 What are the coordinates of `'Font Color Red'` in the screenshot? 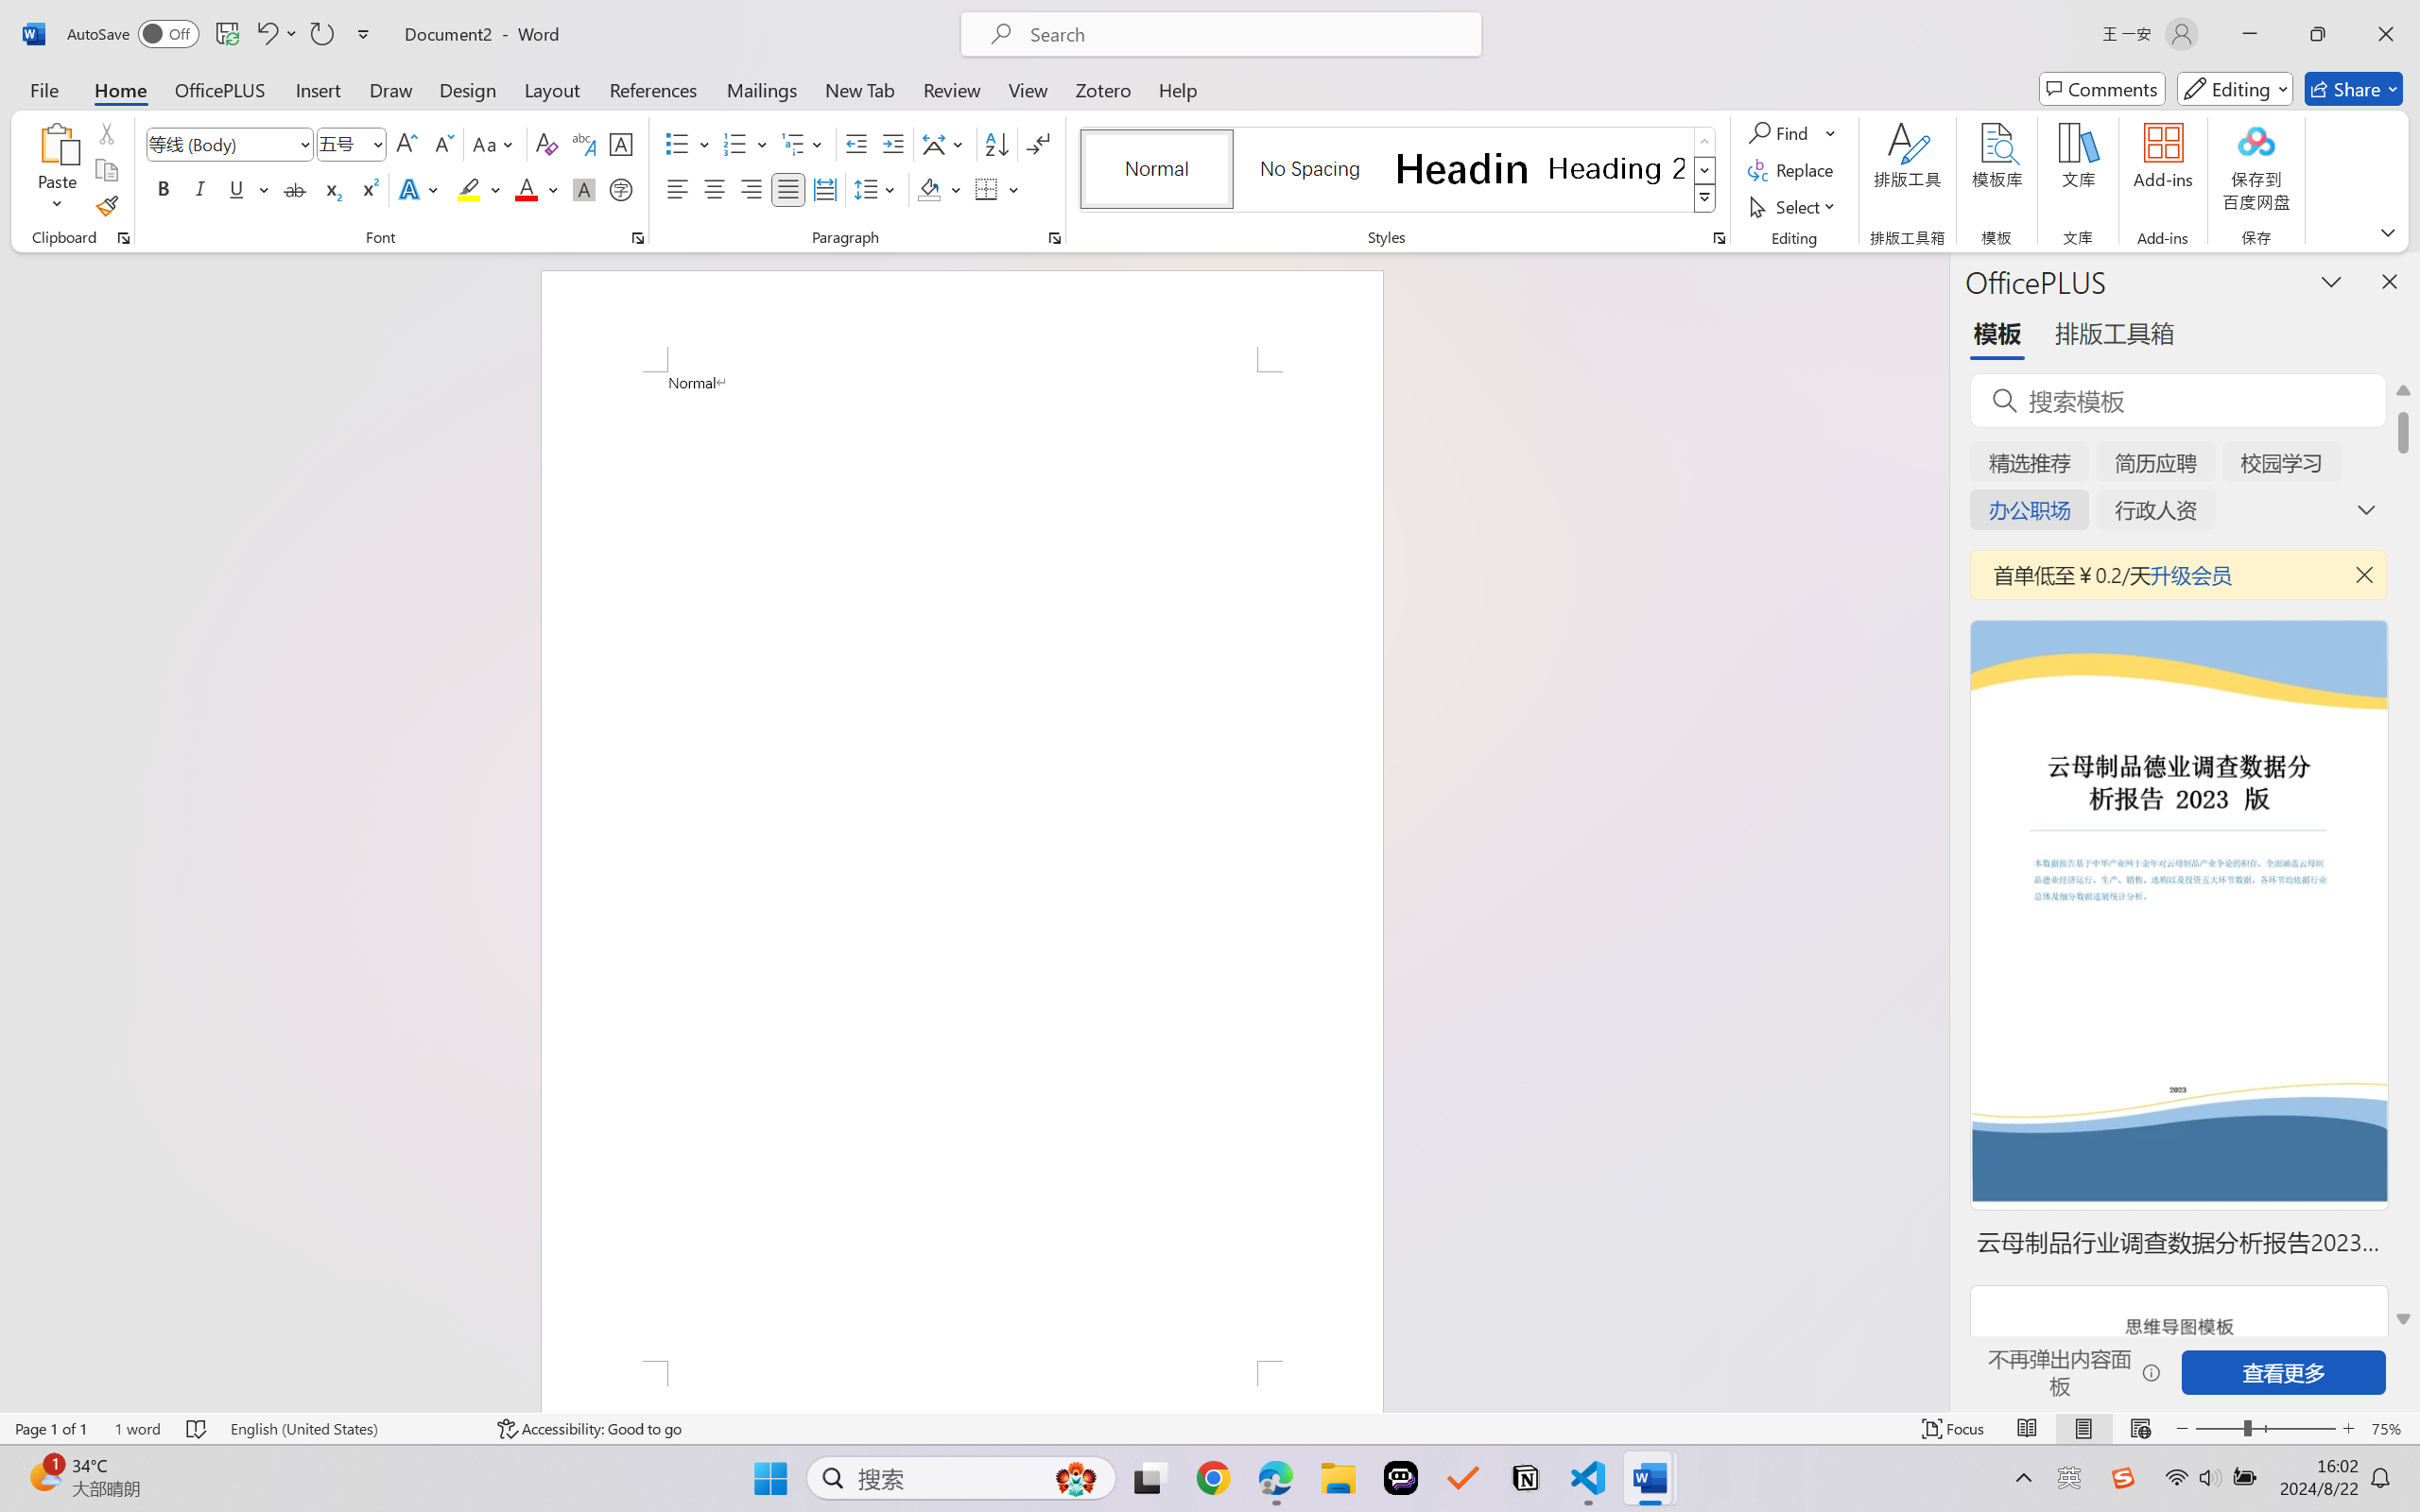 It's located at (527, 188).